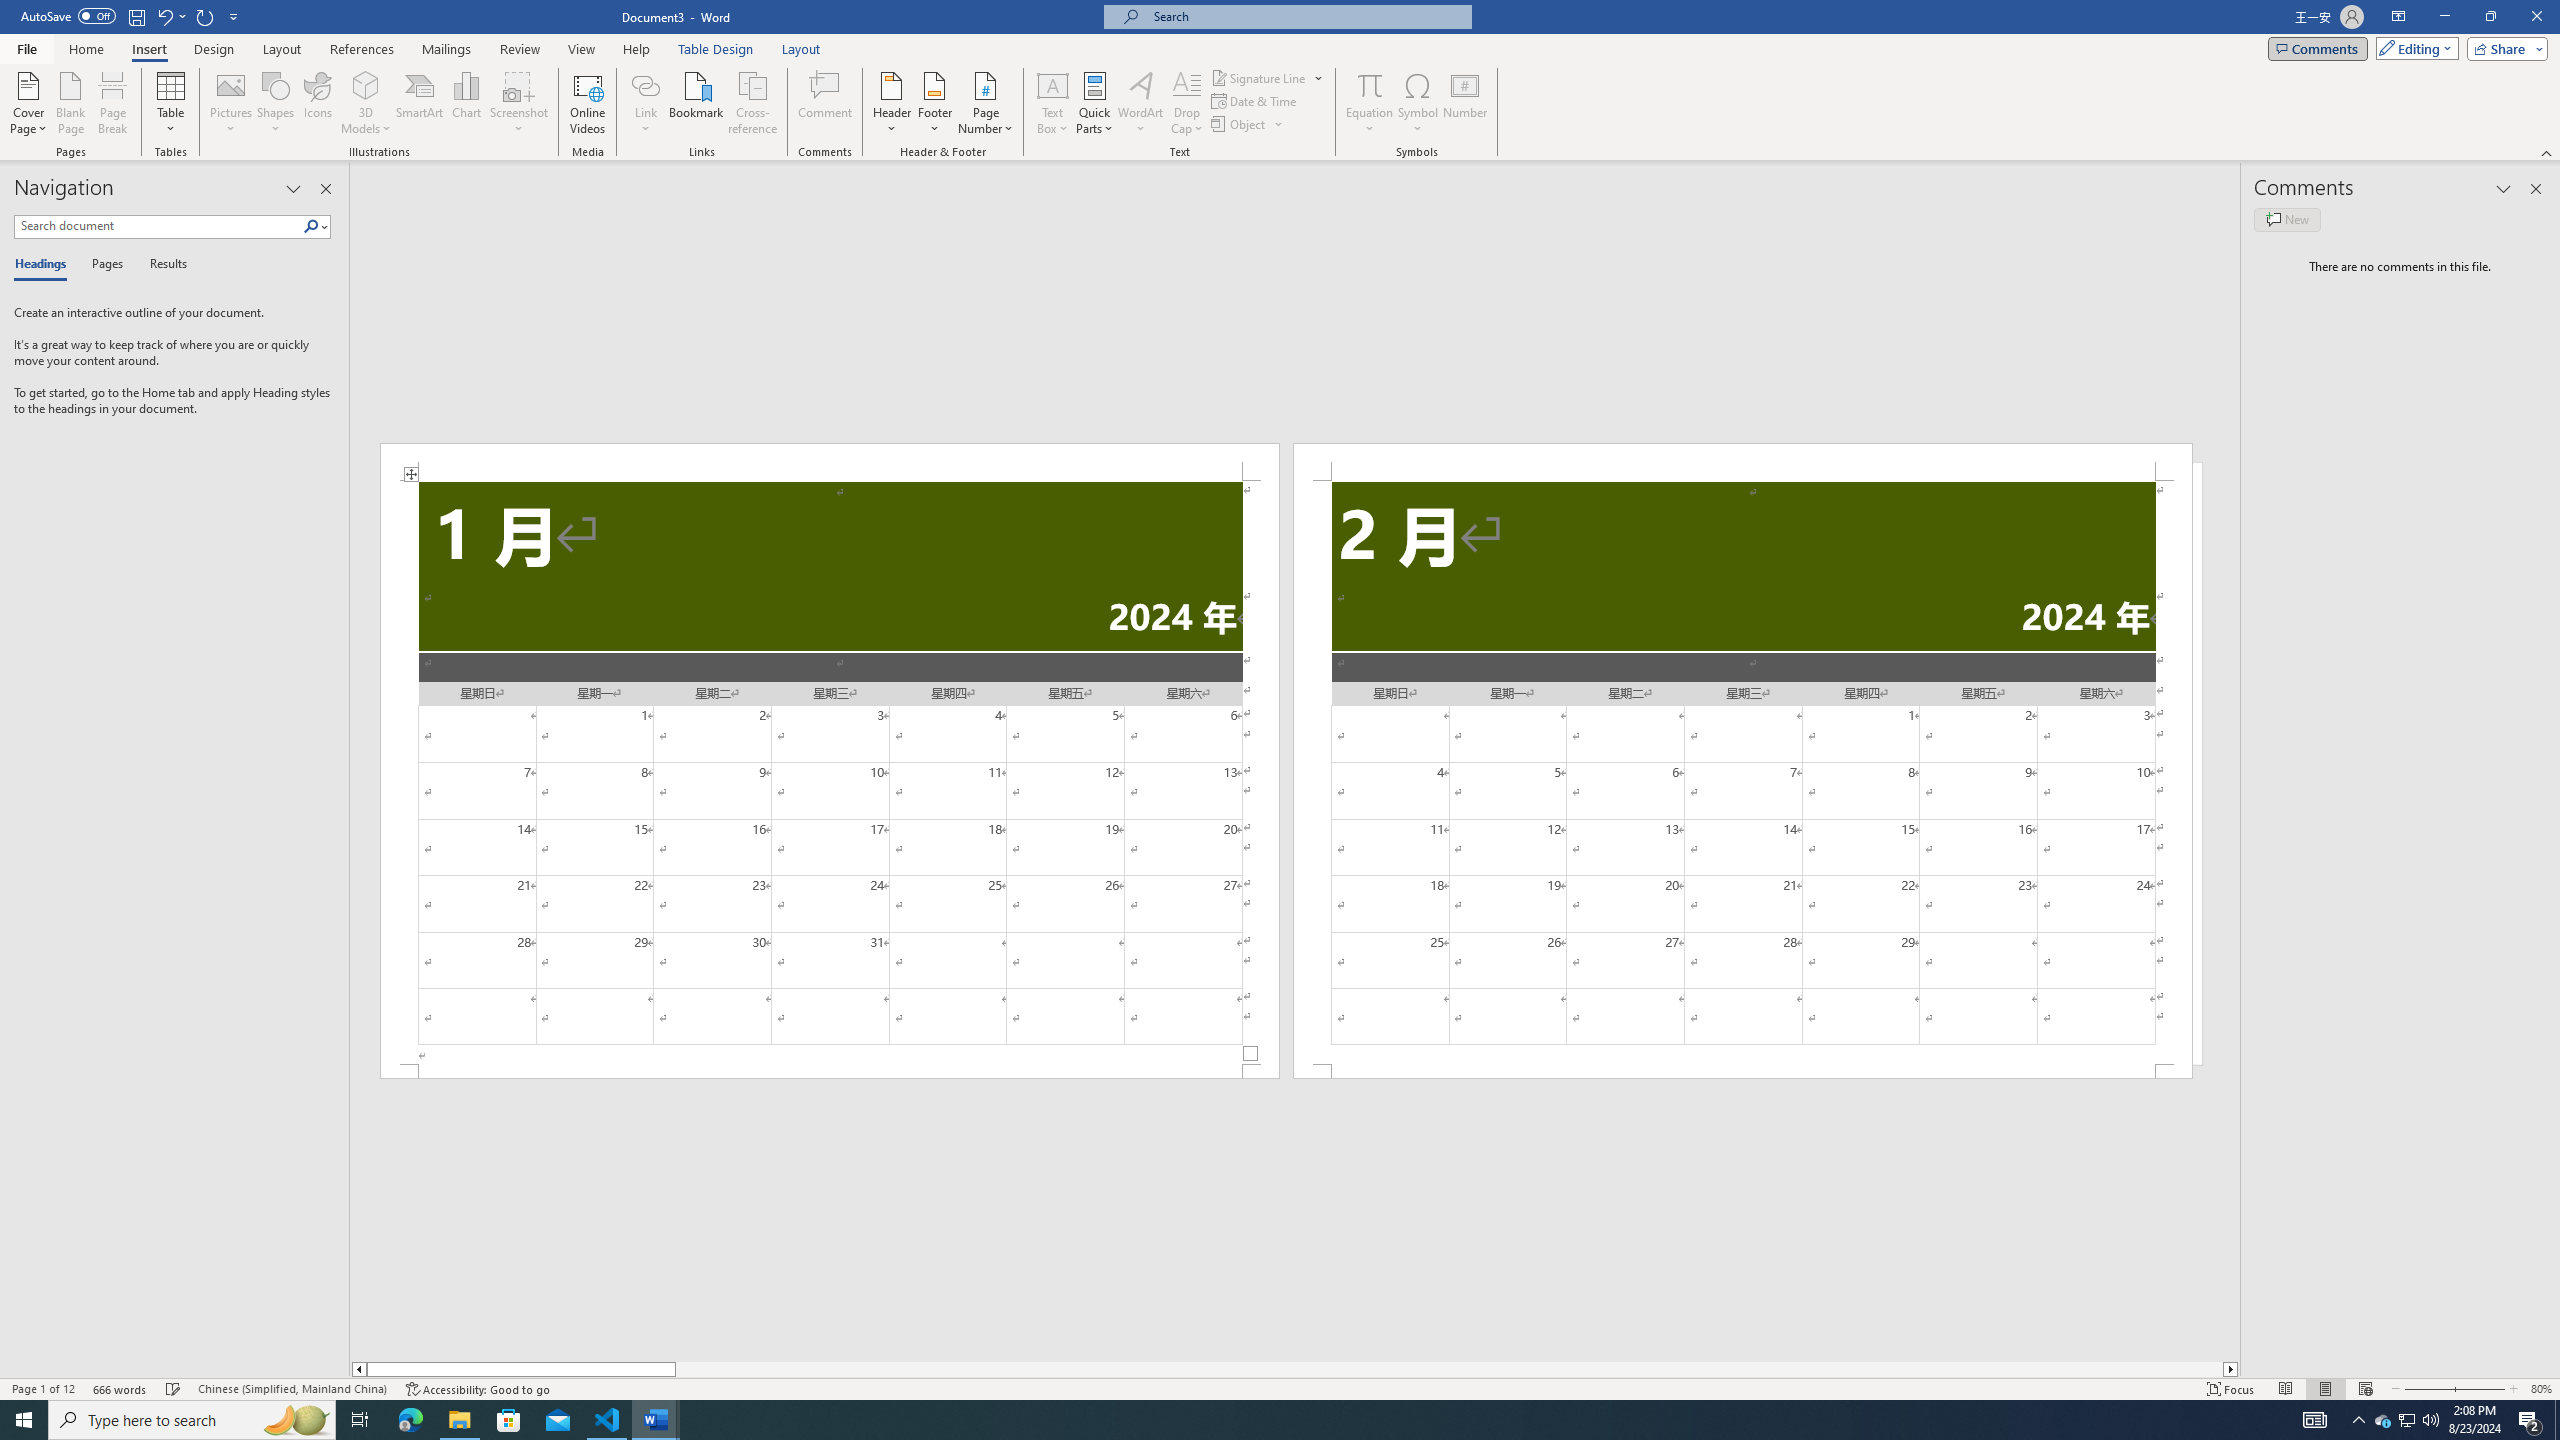 This screenshot has width=2560, height=1440. What do you see at coordinates (1464, 103) in the screenshot?
I see `'Number...'` at bounding box center [1464, 103].